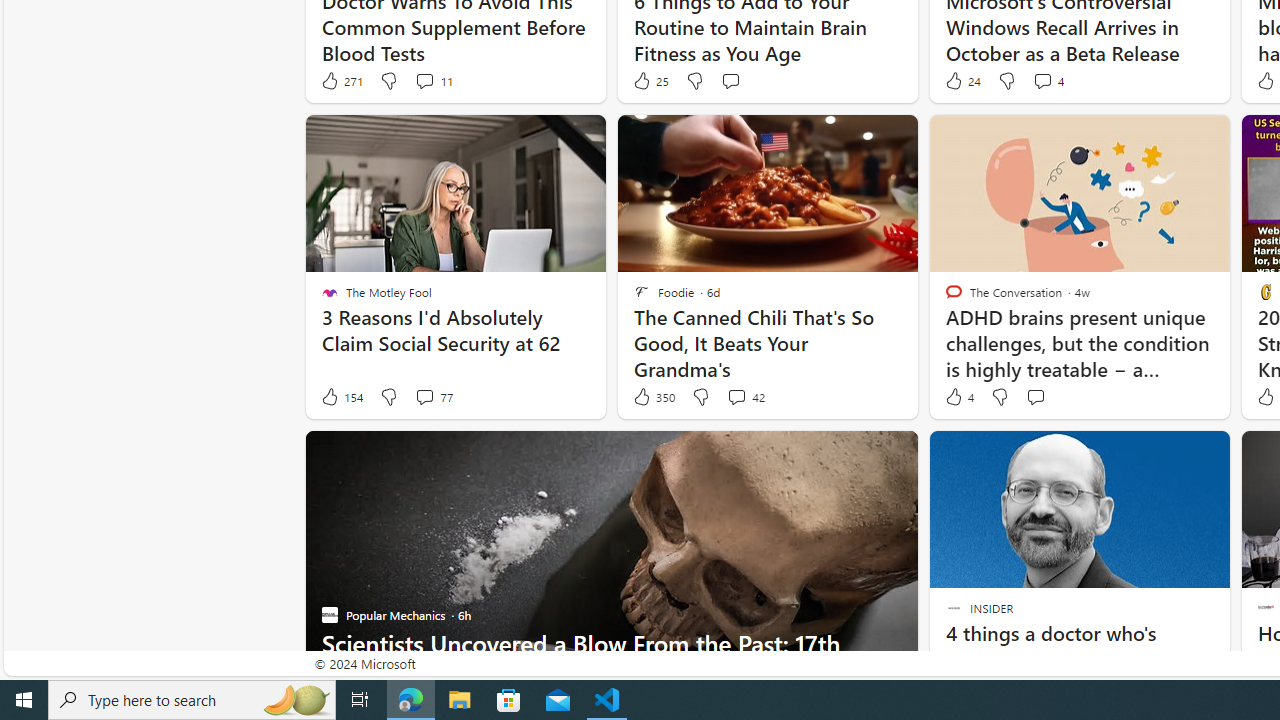 Image resolution: width=1280 pixels, height=720 pixels. What do you see at coordinates (957, 397) in the screenshot?
I see `'4 Like'` at bounding box center [957, 397].